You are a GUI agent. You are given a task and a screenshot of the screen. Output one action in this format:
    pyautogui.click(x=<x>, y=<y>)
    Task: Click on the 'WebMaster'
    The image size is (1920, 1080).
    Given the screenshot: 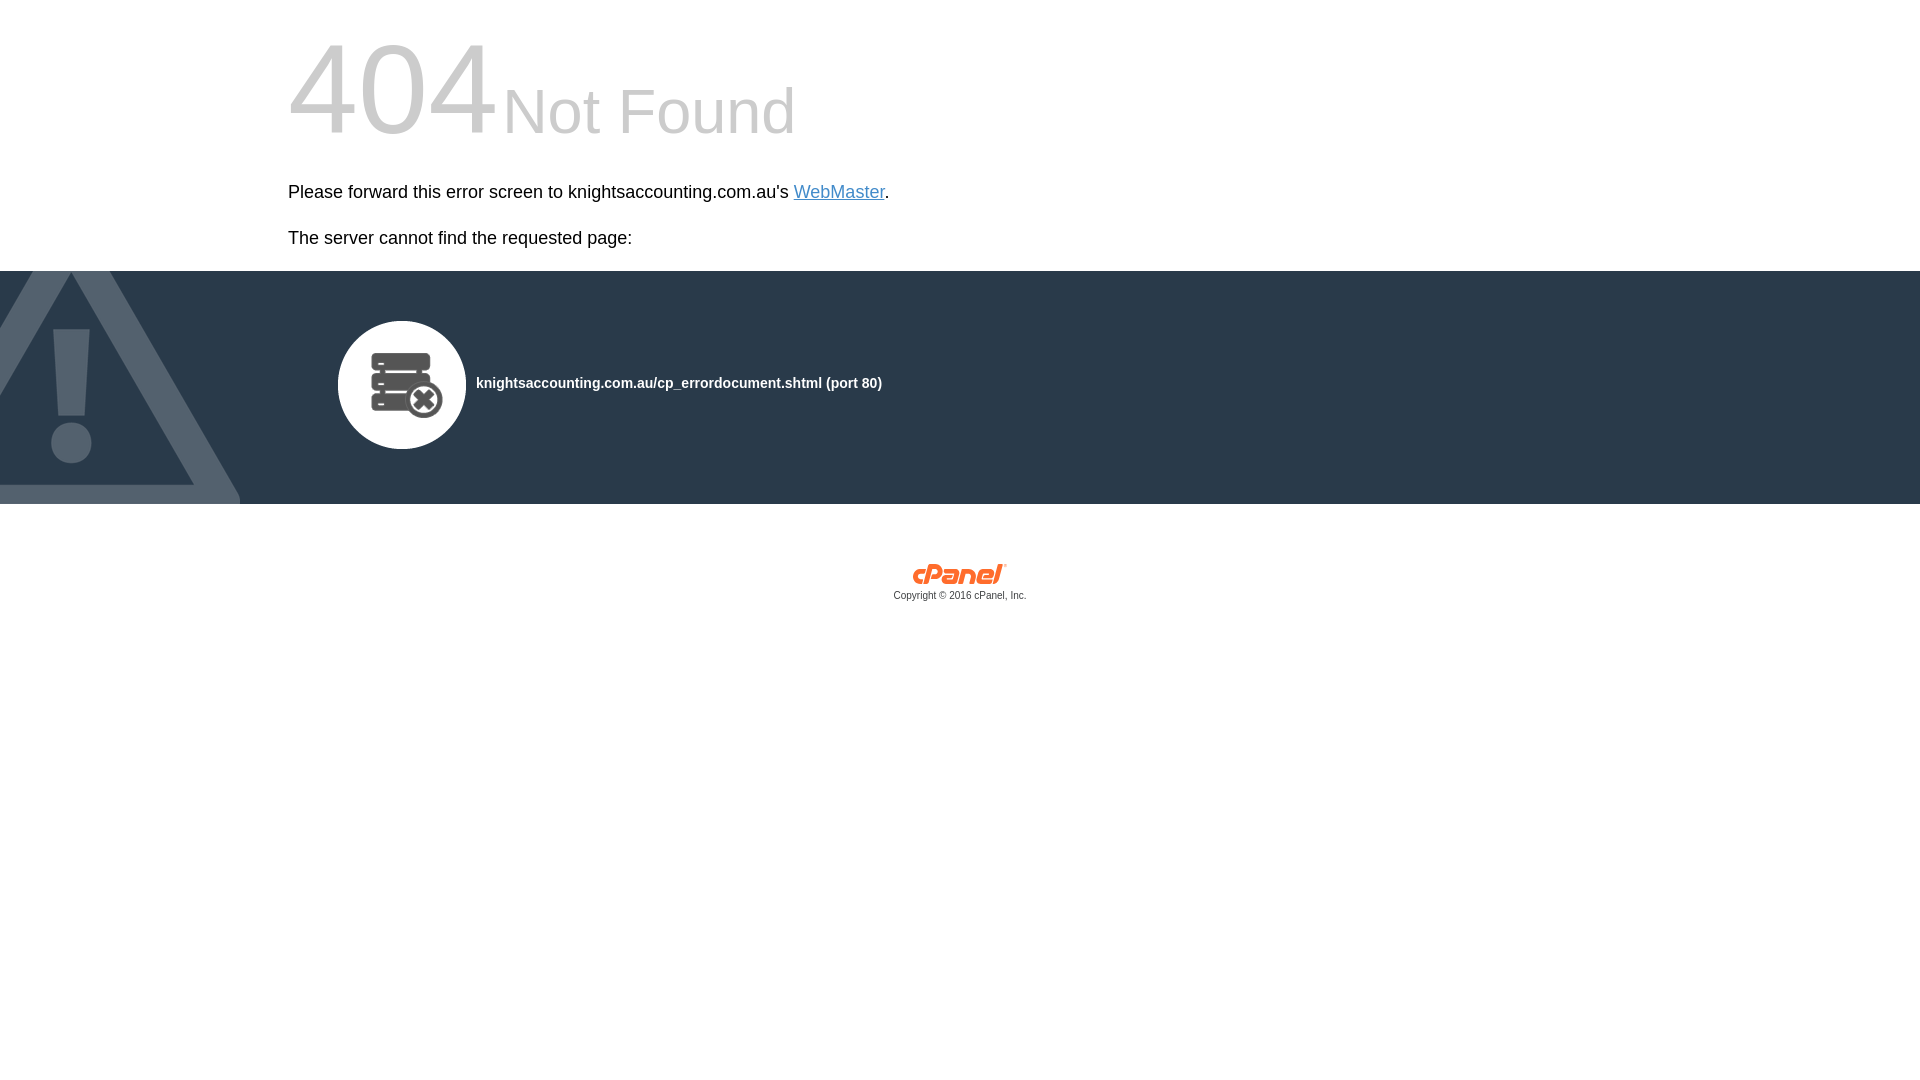 What is the action you would take?
    pyautogui.click(x=839, y=192)
    